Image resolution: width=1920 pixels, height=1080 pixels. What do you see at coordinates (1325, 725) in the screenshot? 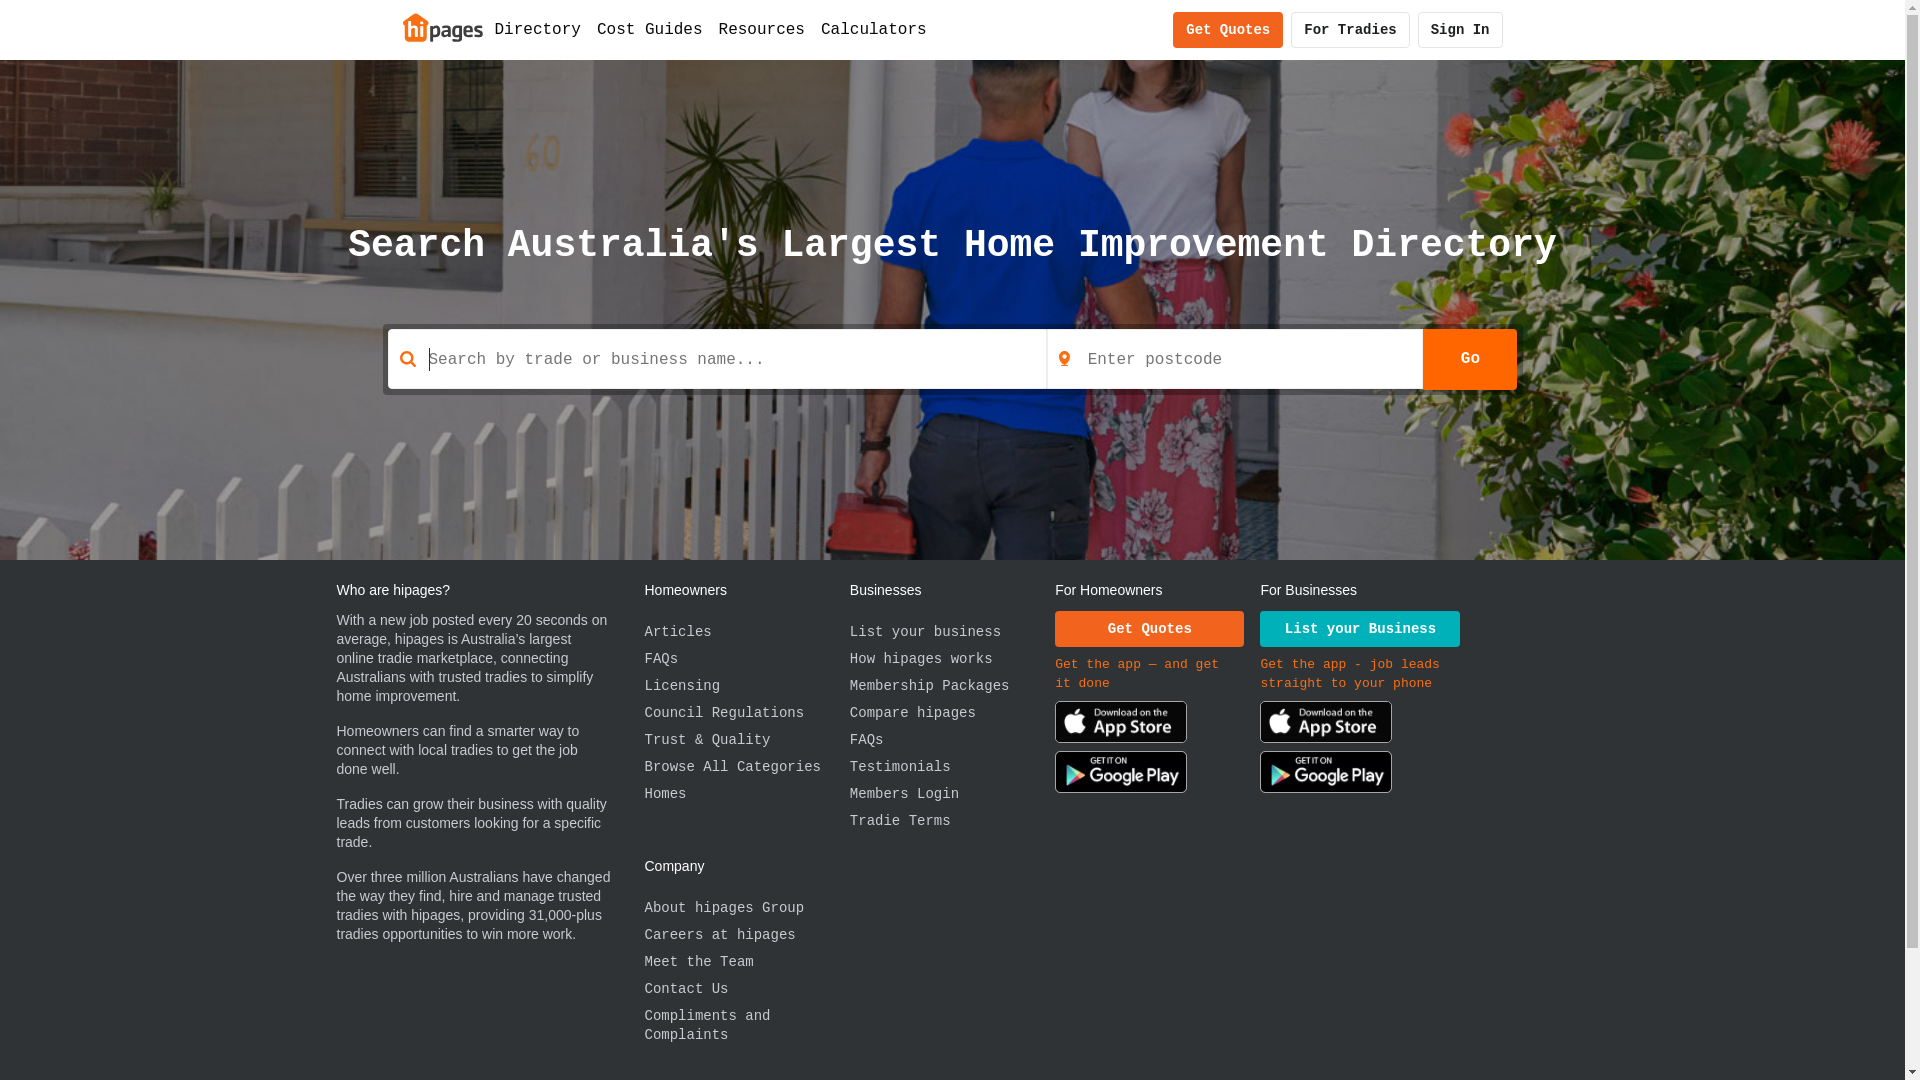
I see `'Download the hipages app on the App Store'` at bounding box center [1325, 725].